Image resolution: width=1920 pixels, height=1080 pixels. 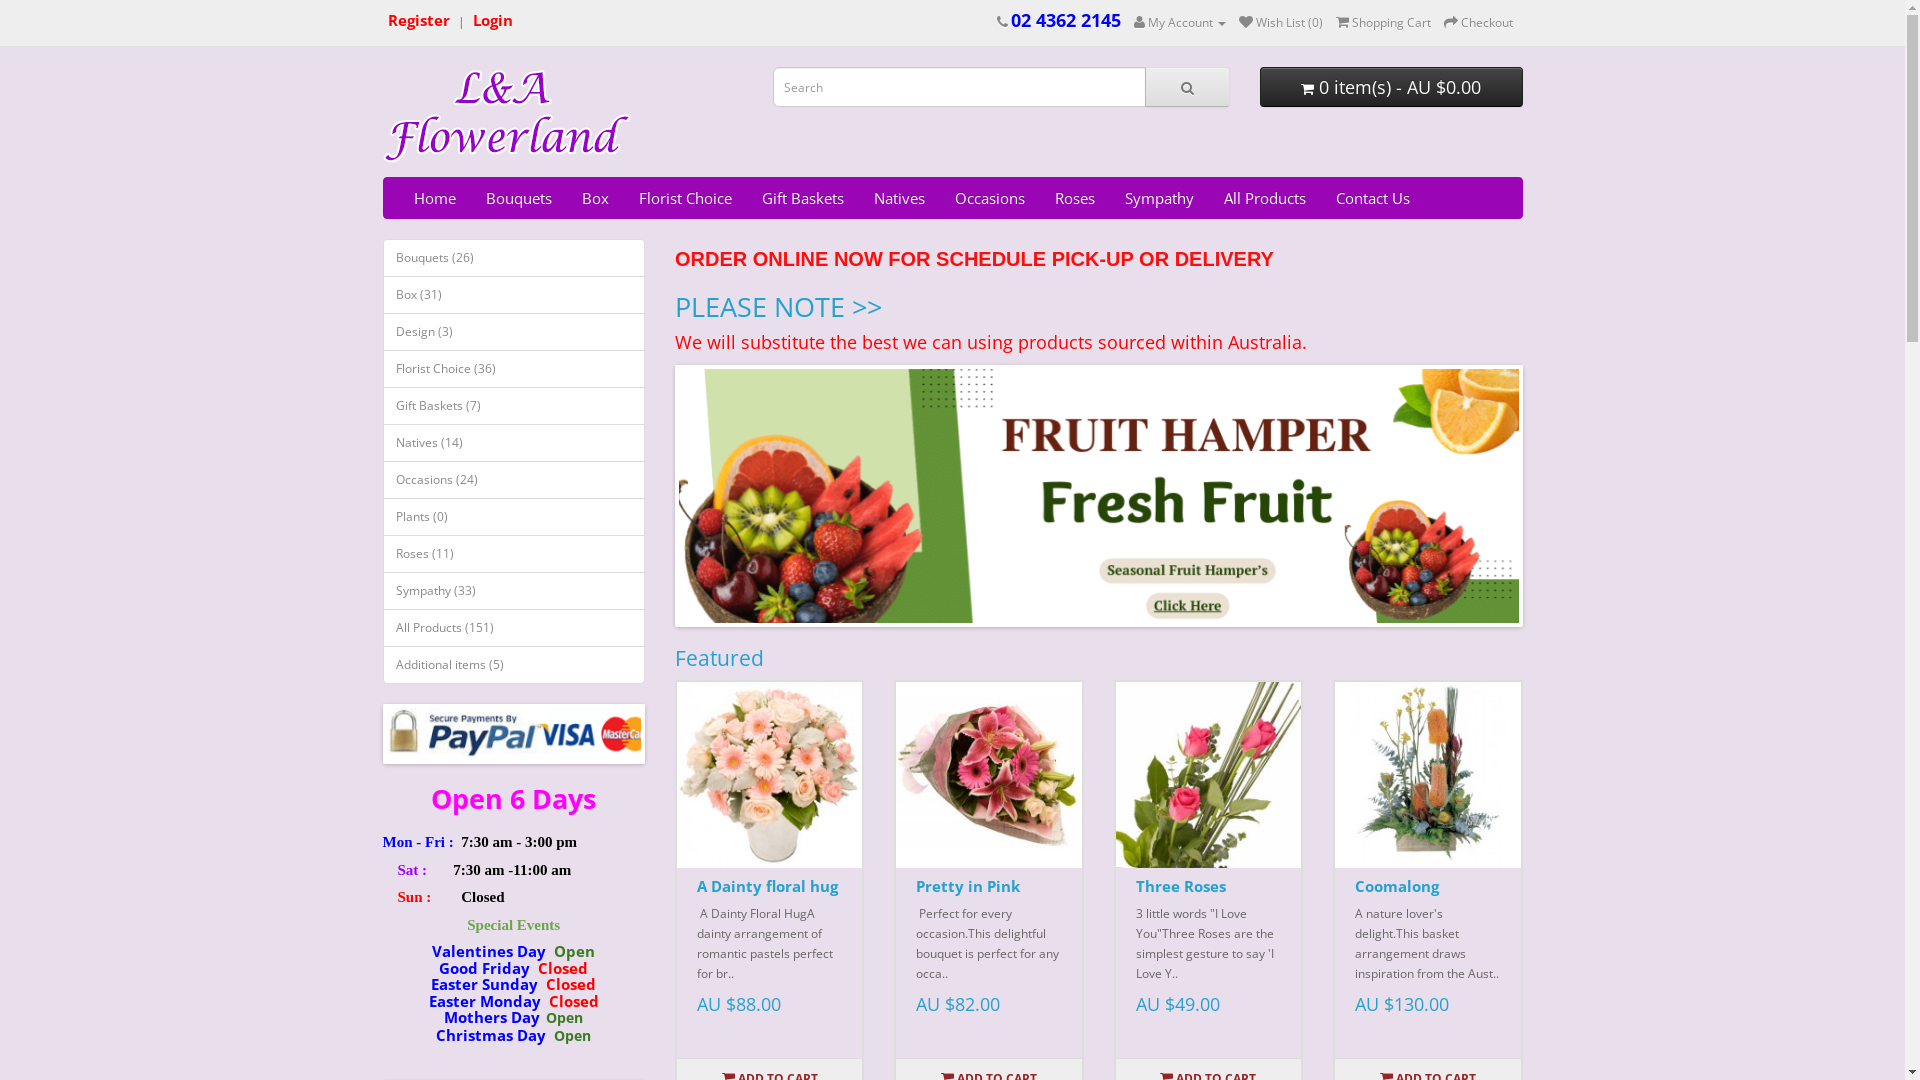 What do you see at coordinates (513, 589) in the screenshot?
I see `'Sympathy (33)'` at bounding box center [513, 589].